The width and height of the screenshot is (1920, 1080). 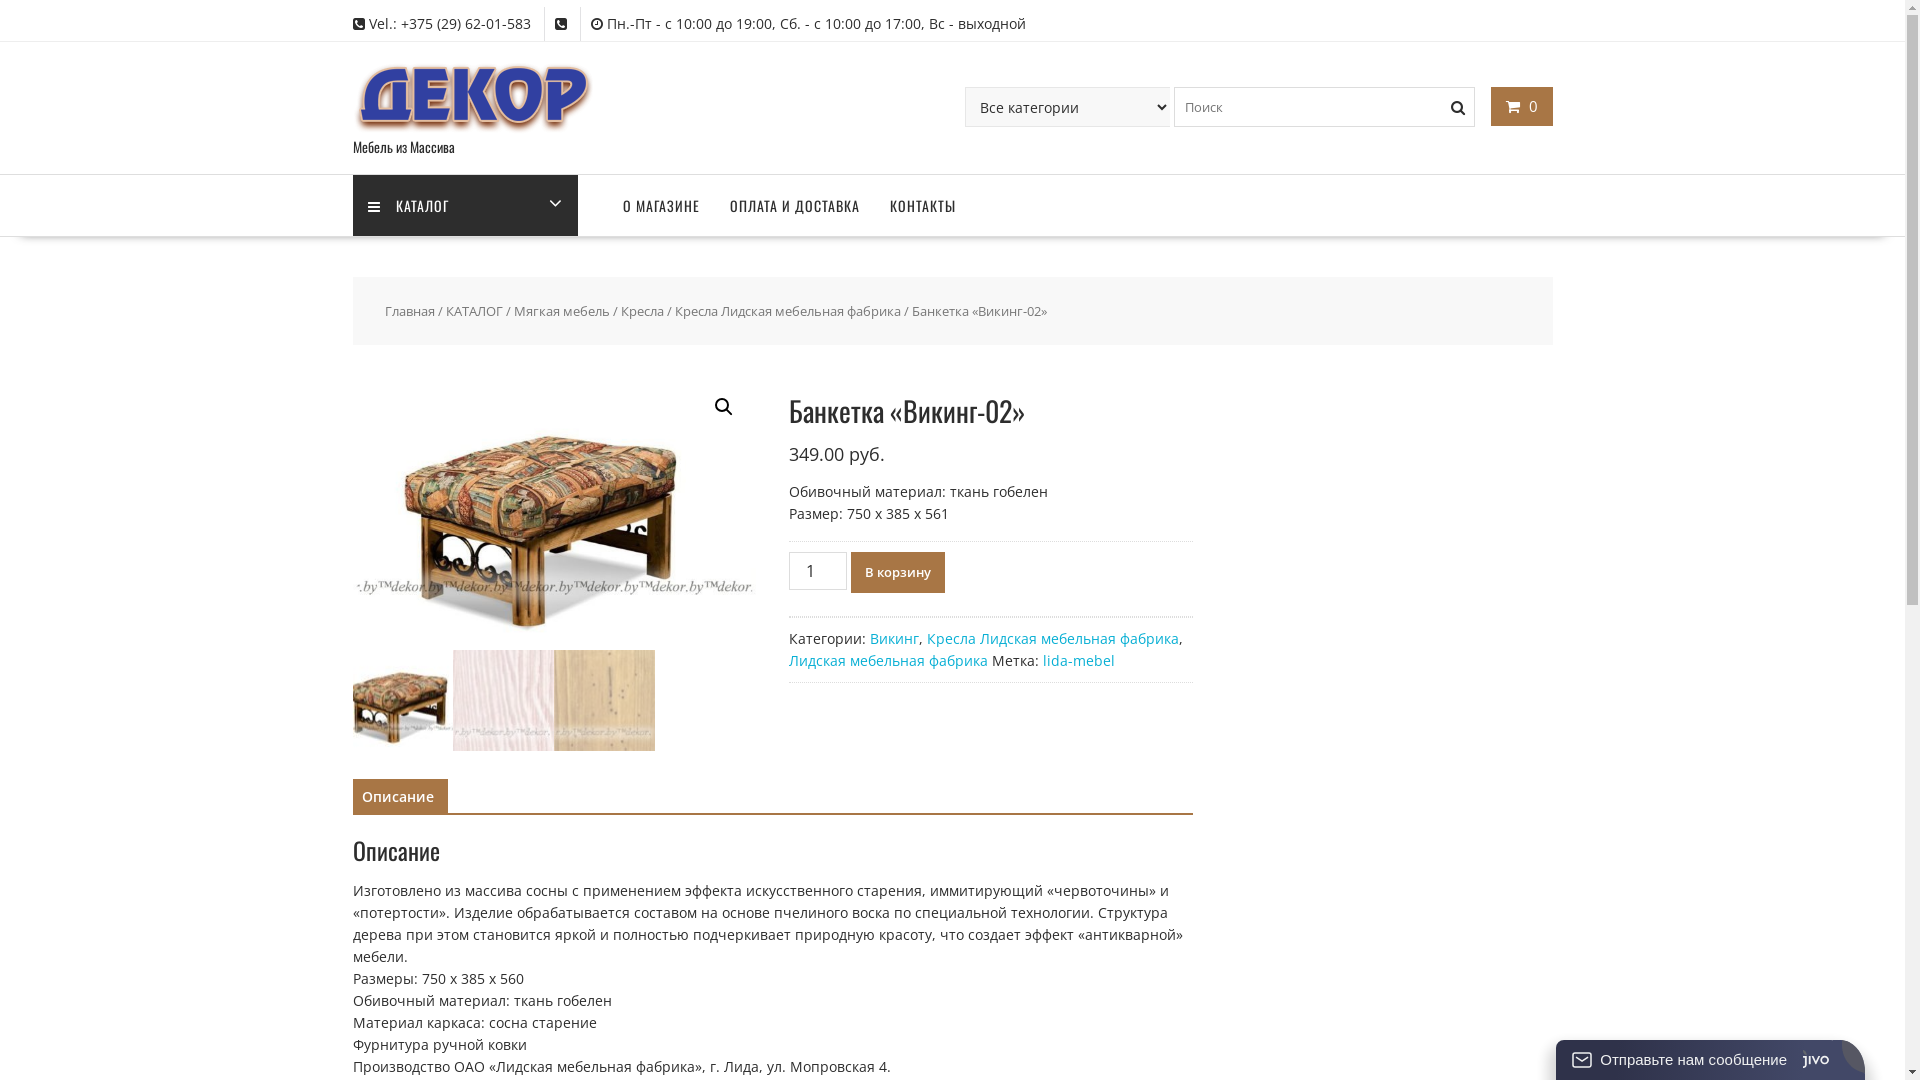 What do you see at coordinates (1041, 660) in the screenshot?
I see `'lida-mebel'` at bounding box center [1041, 660].